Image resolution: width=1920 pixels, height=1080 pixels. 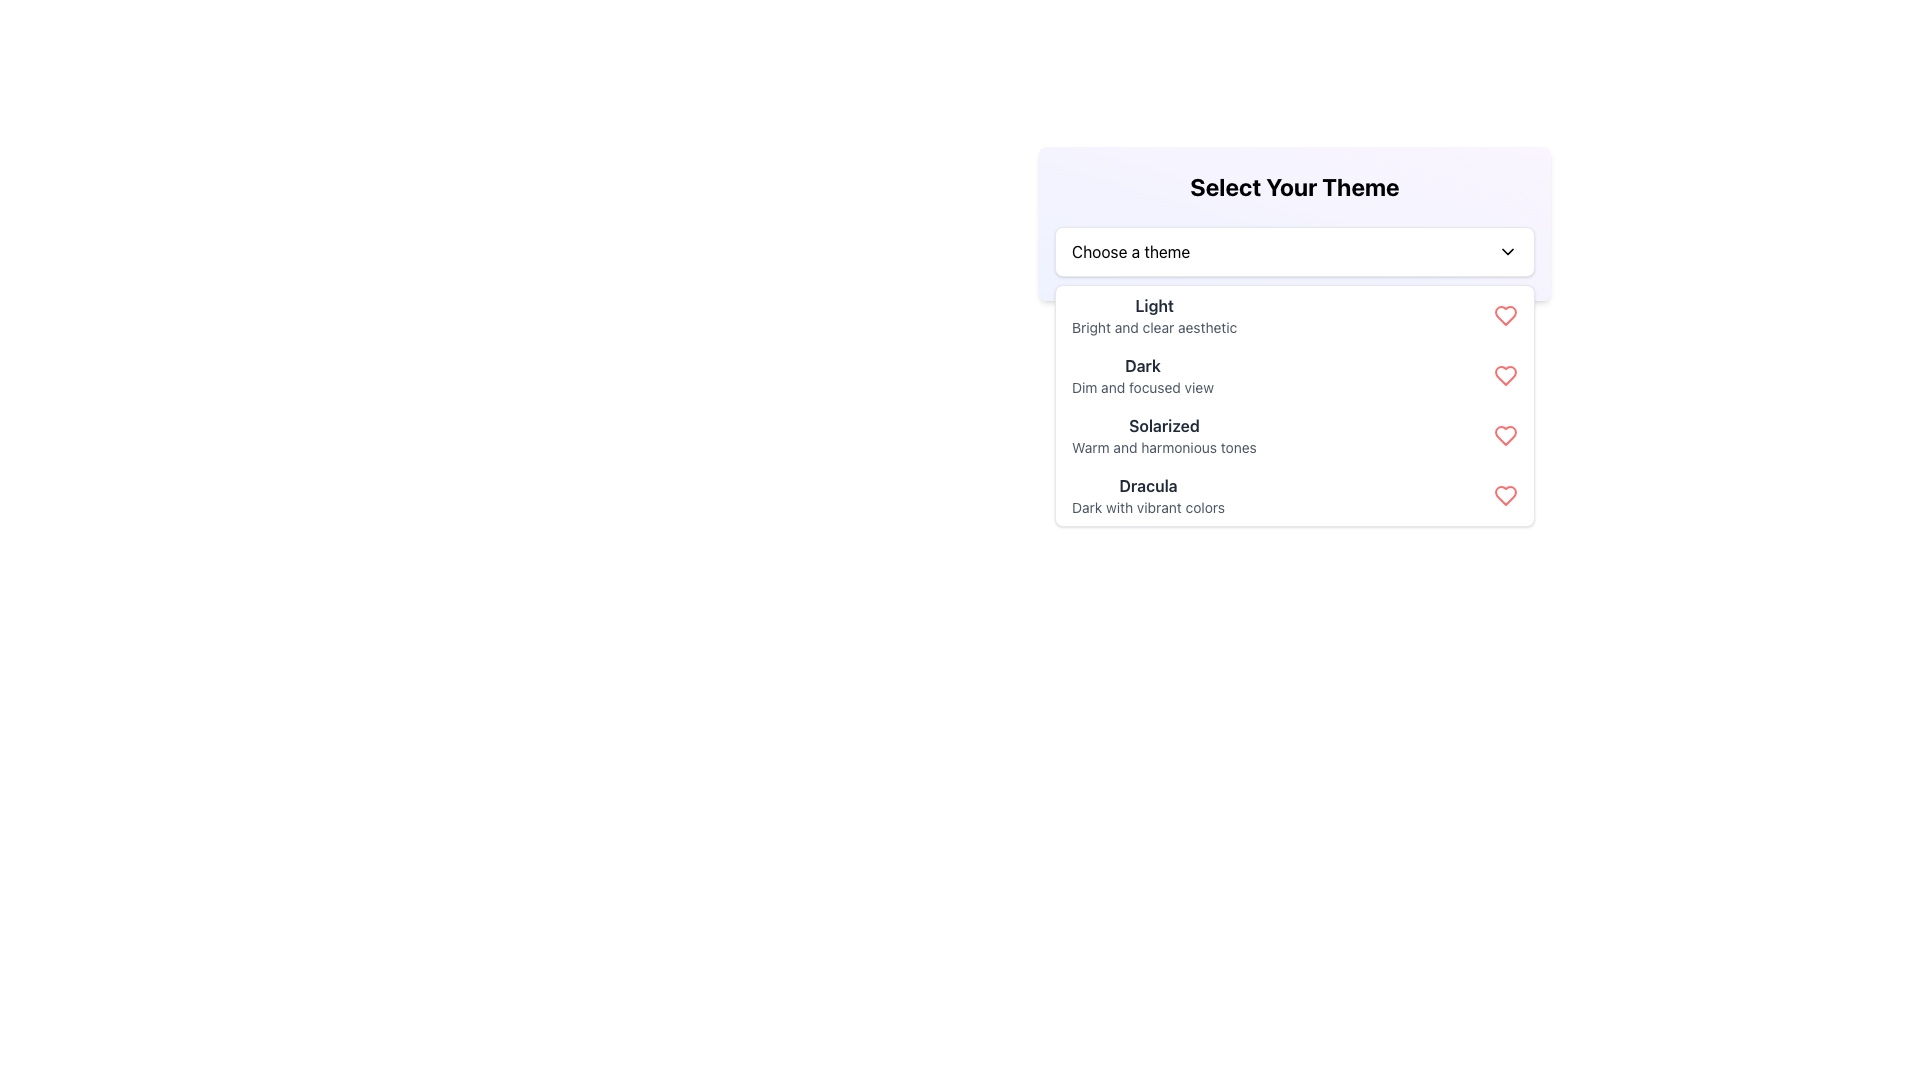 I want to click on the 'Dracula' theme selection option, which is the last item in the dropdown menu under 'Select Your Theme', so click(x=1295, y=495).